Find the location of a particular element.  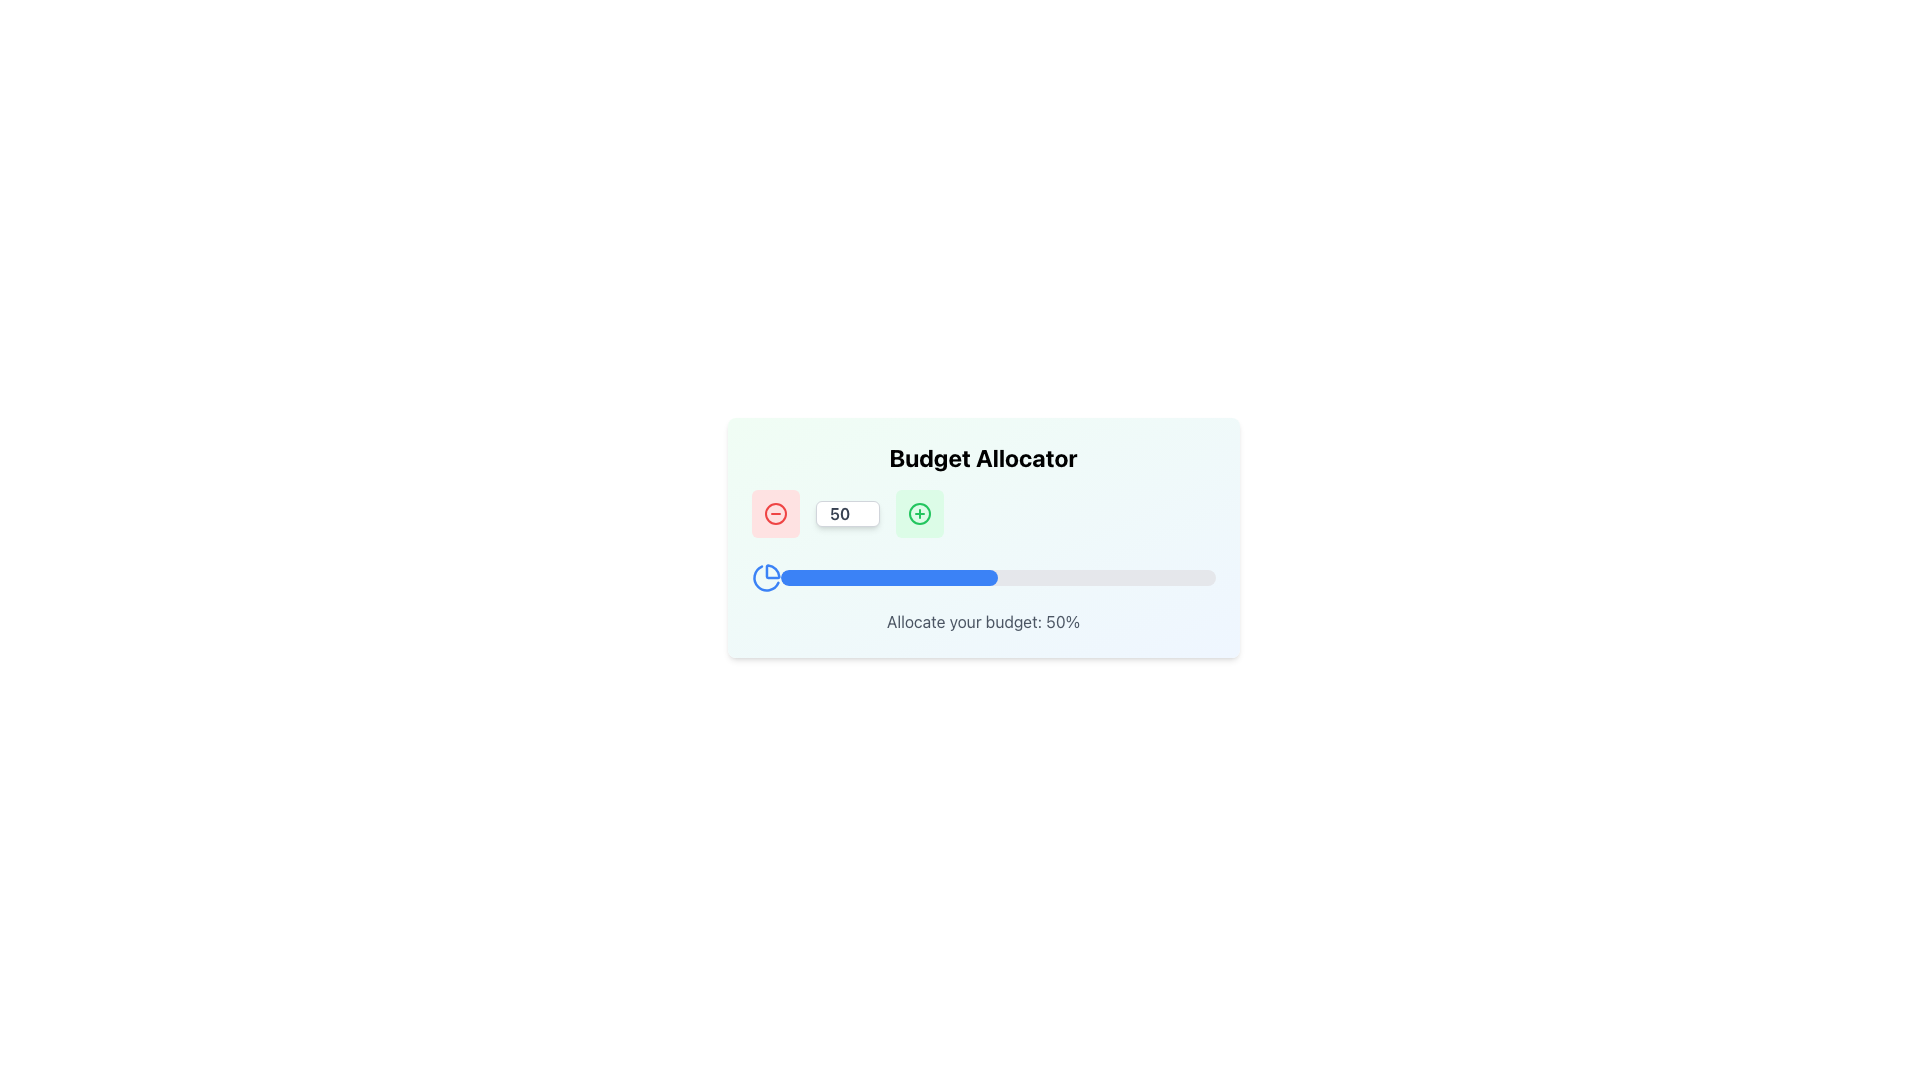

the SVG Circle element that serves as an interactive button indicating 'add' or 'increase', positioned to the right of the numeric input field and adjacent to the minus button is located at coordinates (918, 512).